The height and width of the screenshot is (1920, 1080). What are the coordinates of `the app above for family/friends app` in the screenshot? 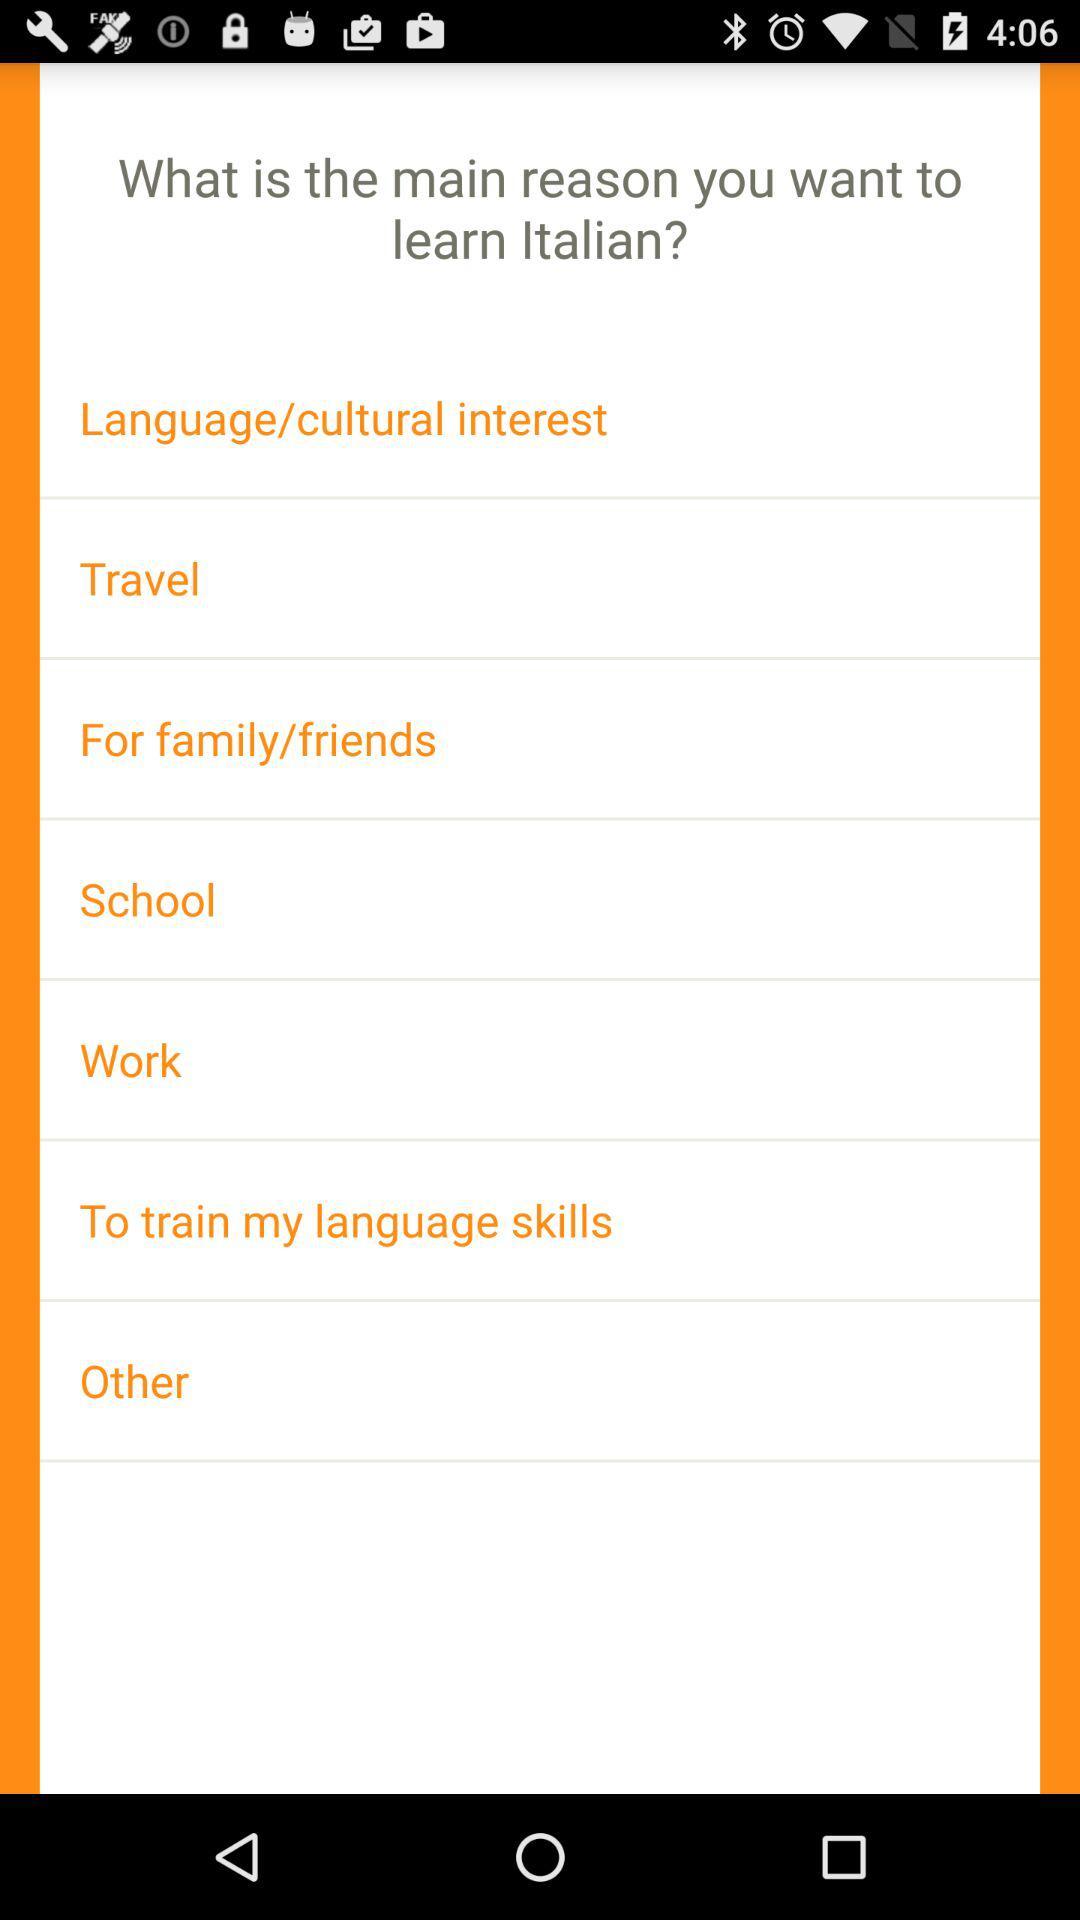 It's located at (540, 577).